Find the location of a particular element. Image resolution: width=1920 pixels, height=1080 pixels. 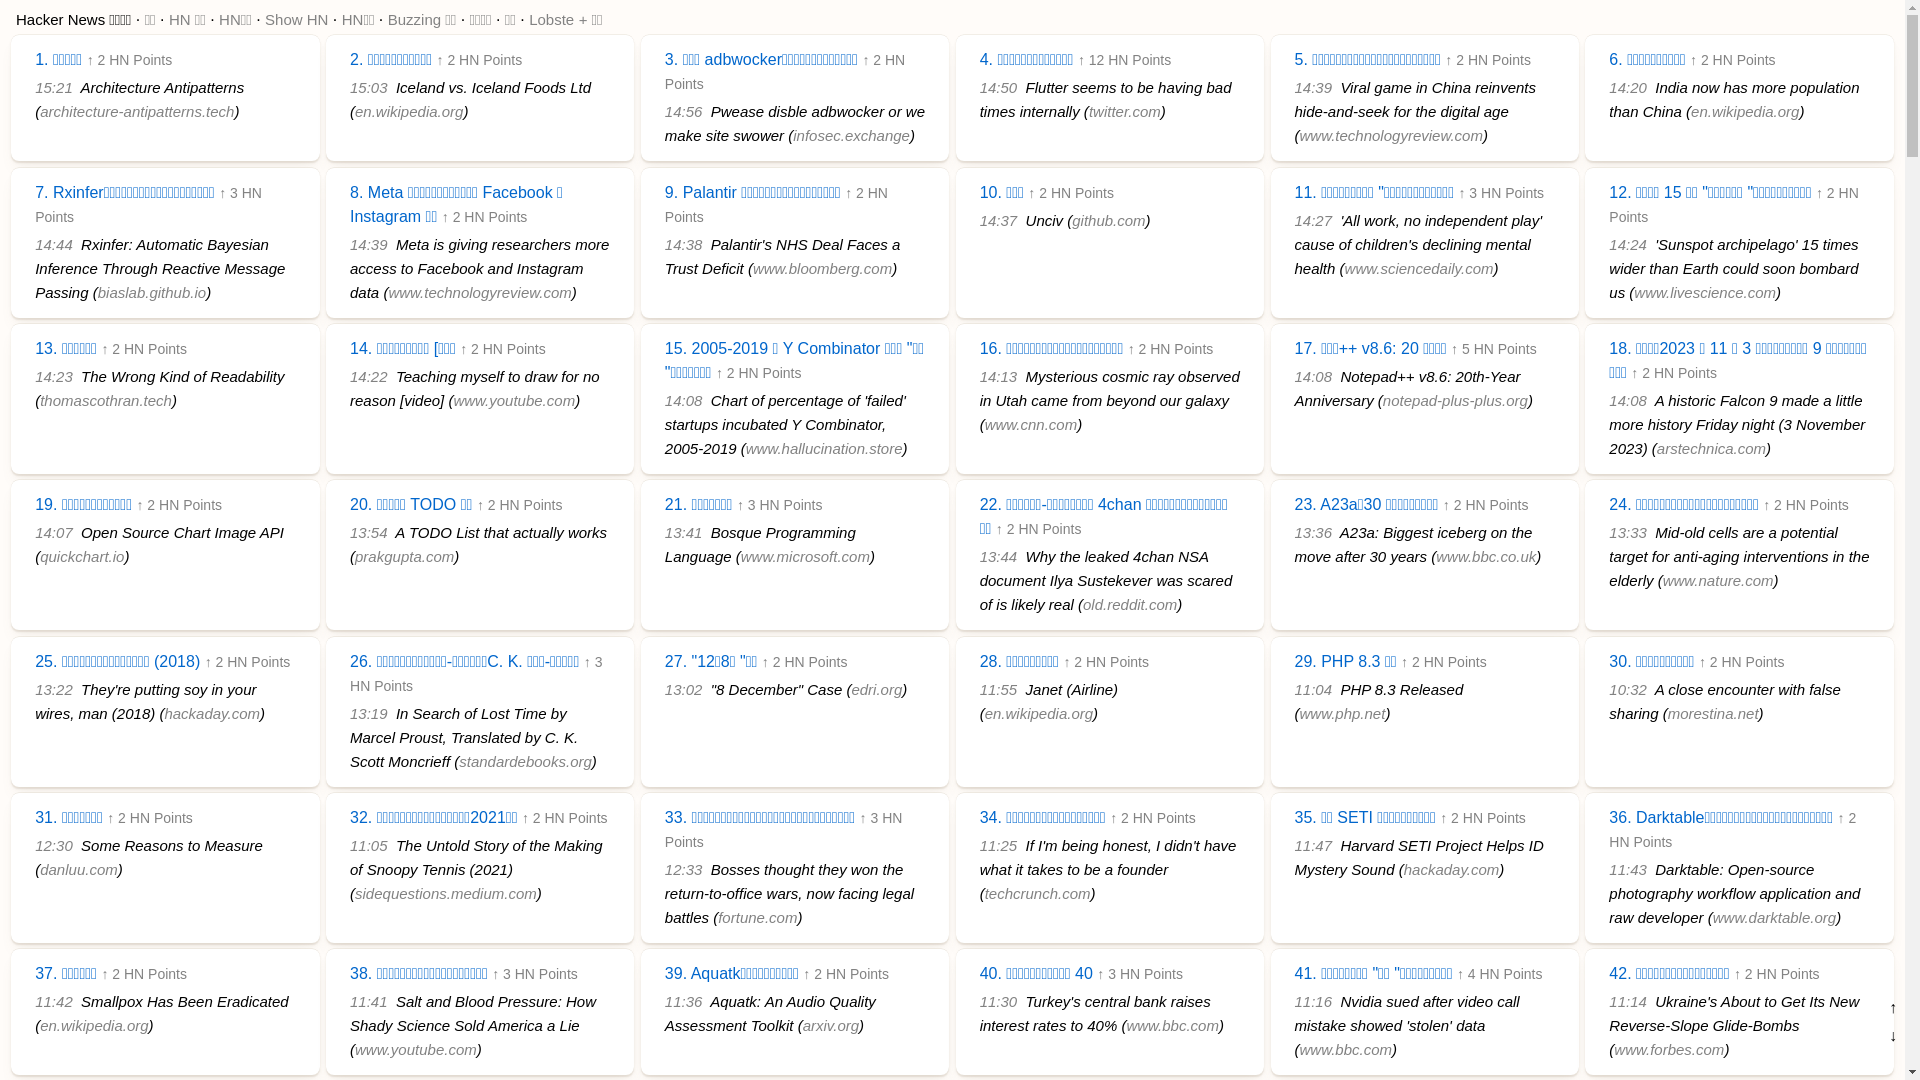

'14:23' is located at coordinates (34, 376).